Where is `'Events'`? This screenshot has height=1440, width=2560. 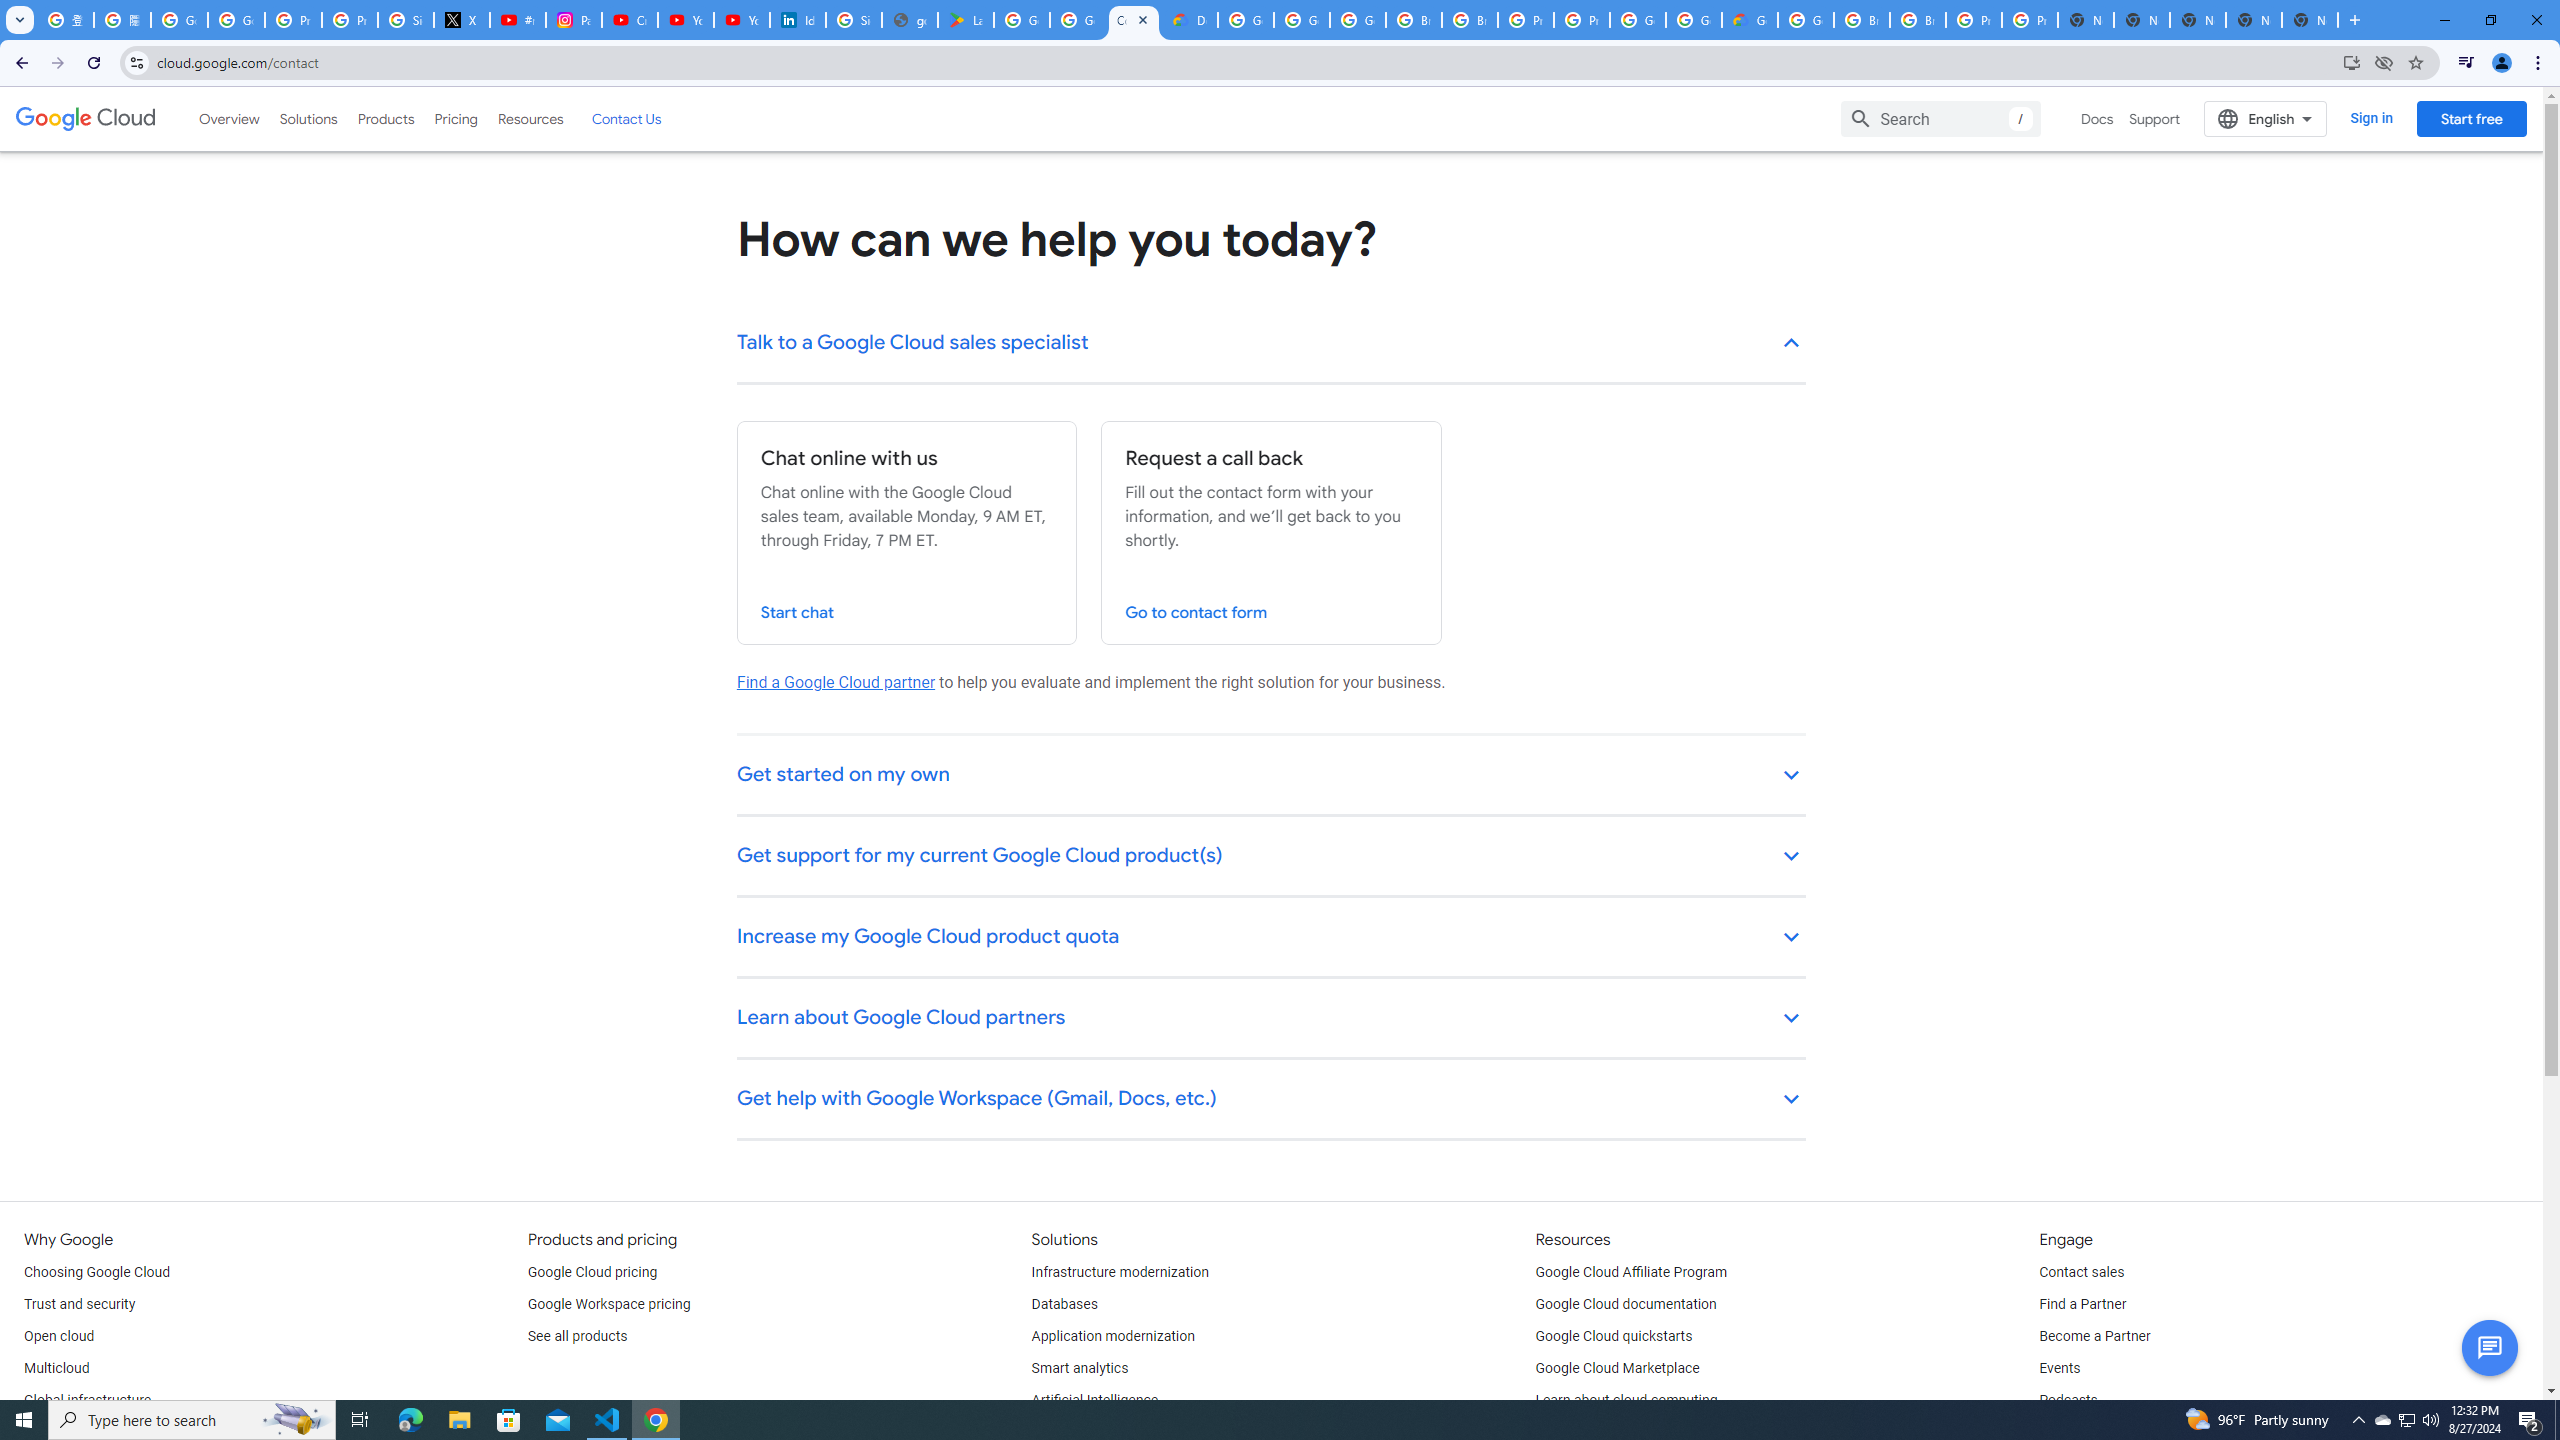
'Events' is located at coordinates (2058, 1368).